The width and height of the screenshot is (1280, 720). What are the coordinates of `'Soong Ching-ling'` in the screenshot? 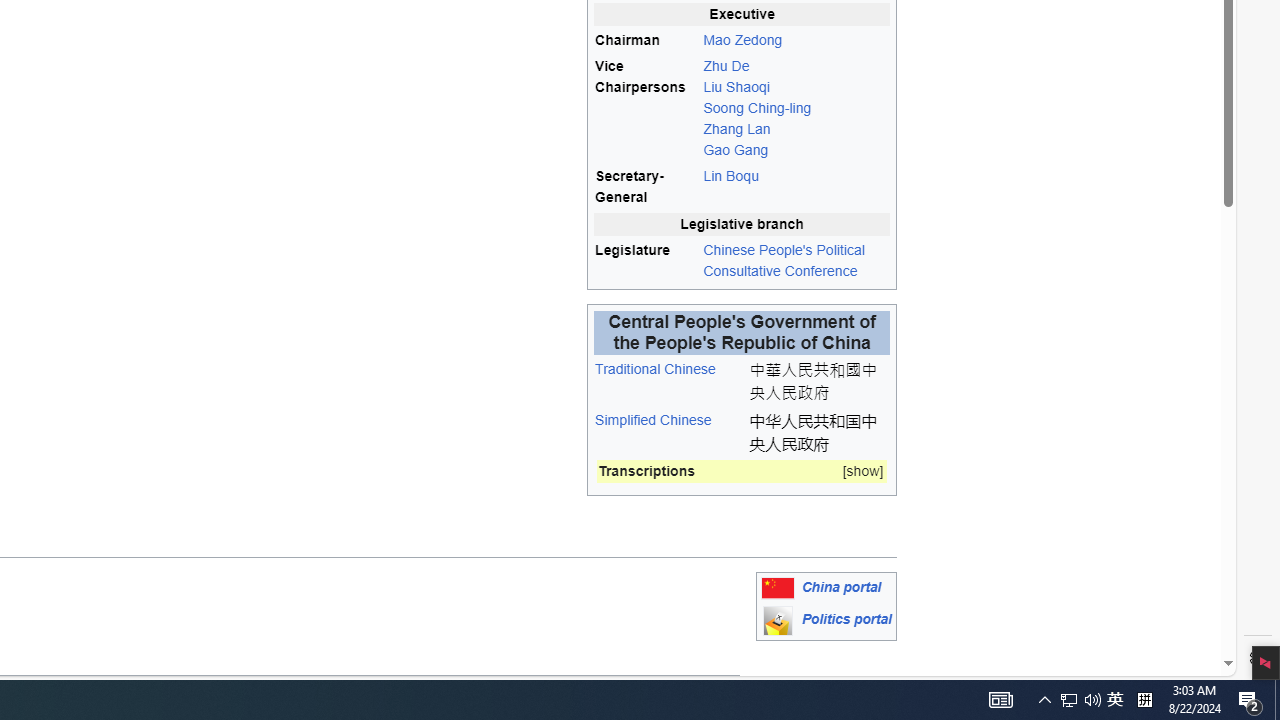 It's located at (756, 108).